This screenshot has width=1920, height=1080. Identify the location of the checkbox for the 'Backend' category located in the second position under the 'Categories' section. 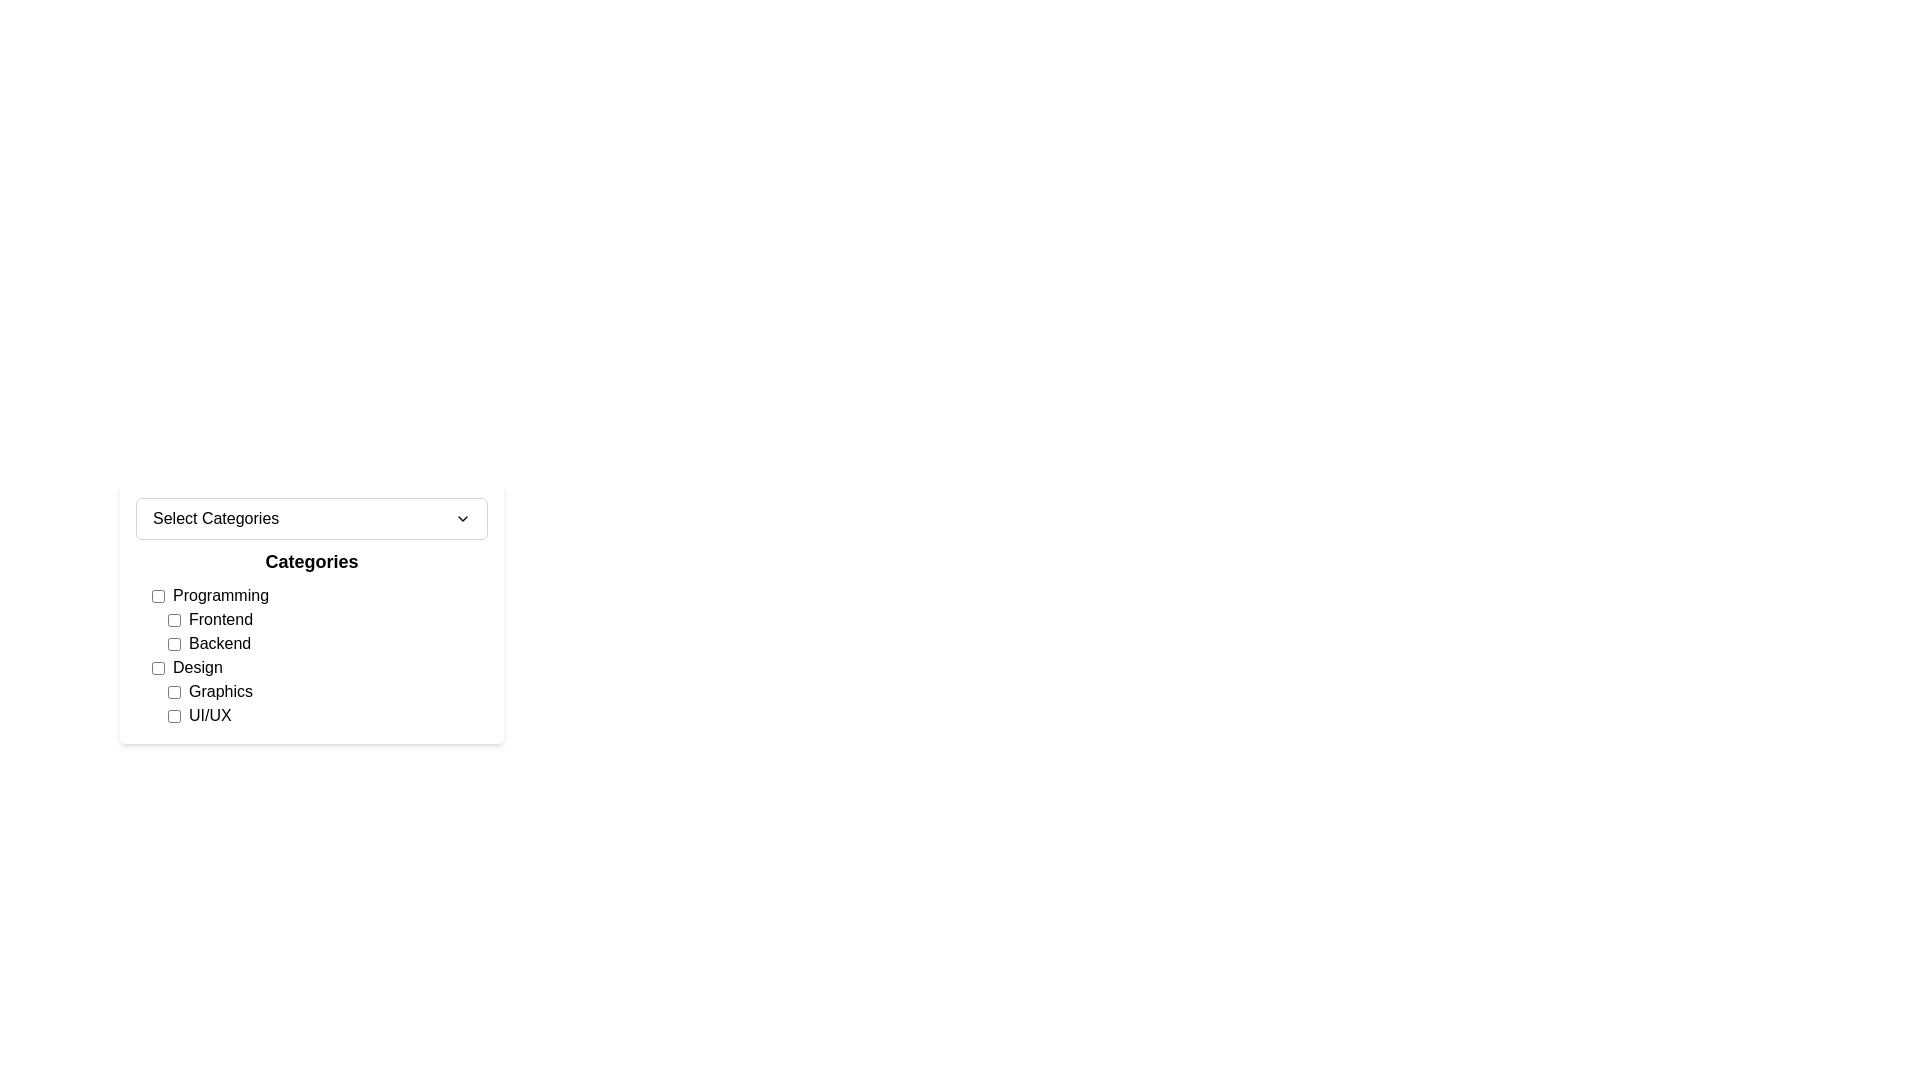
(174, 644).